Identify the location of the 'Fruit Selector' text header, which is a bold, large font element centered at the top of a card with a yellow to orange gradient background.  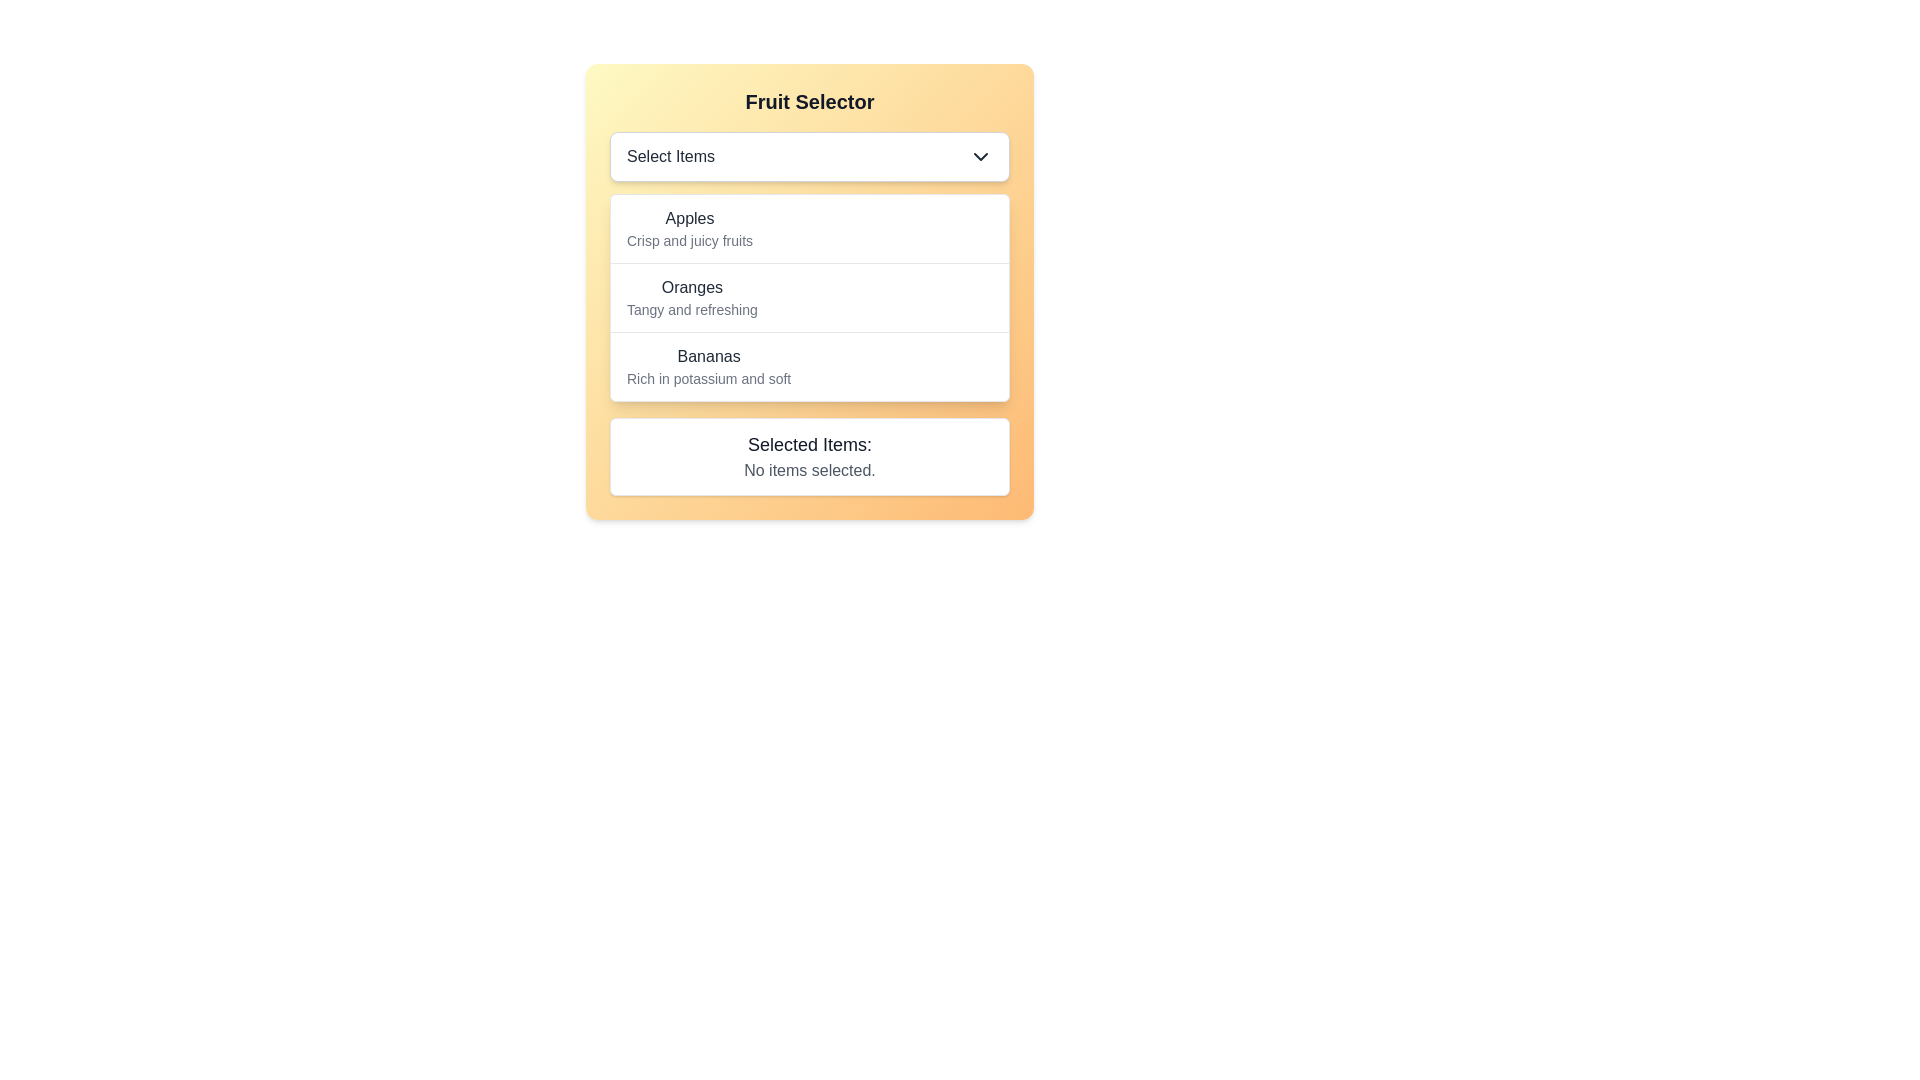
(810, 101).